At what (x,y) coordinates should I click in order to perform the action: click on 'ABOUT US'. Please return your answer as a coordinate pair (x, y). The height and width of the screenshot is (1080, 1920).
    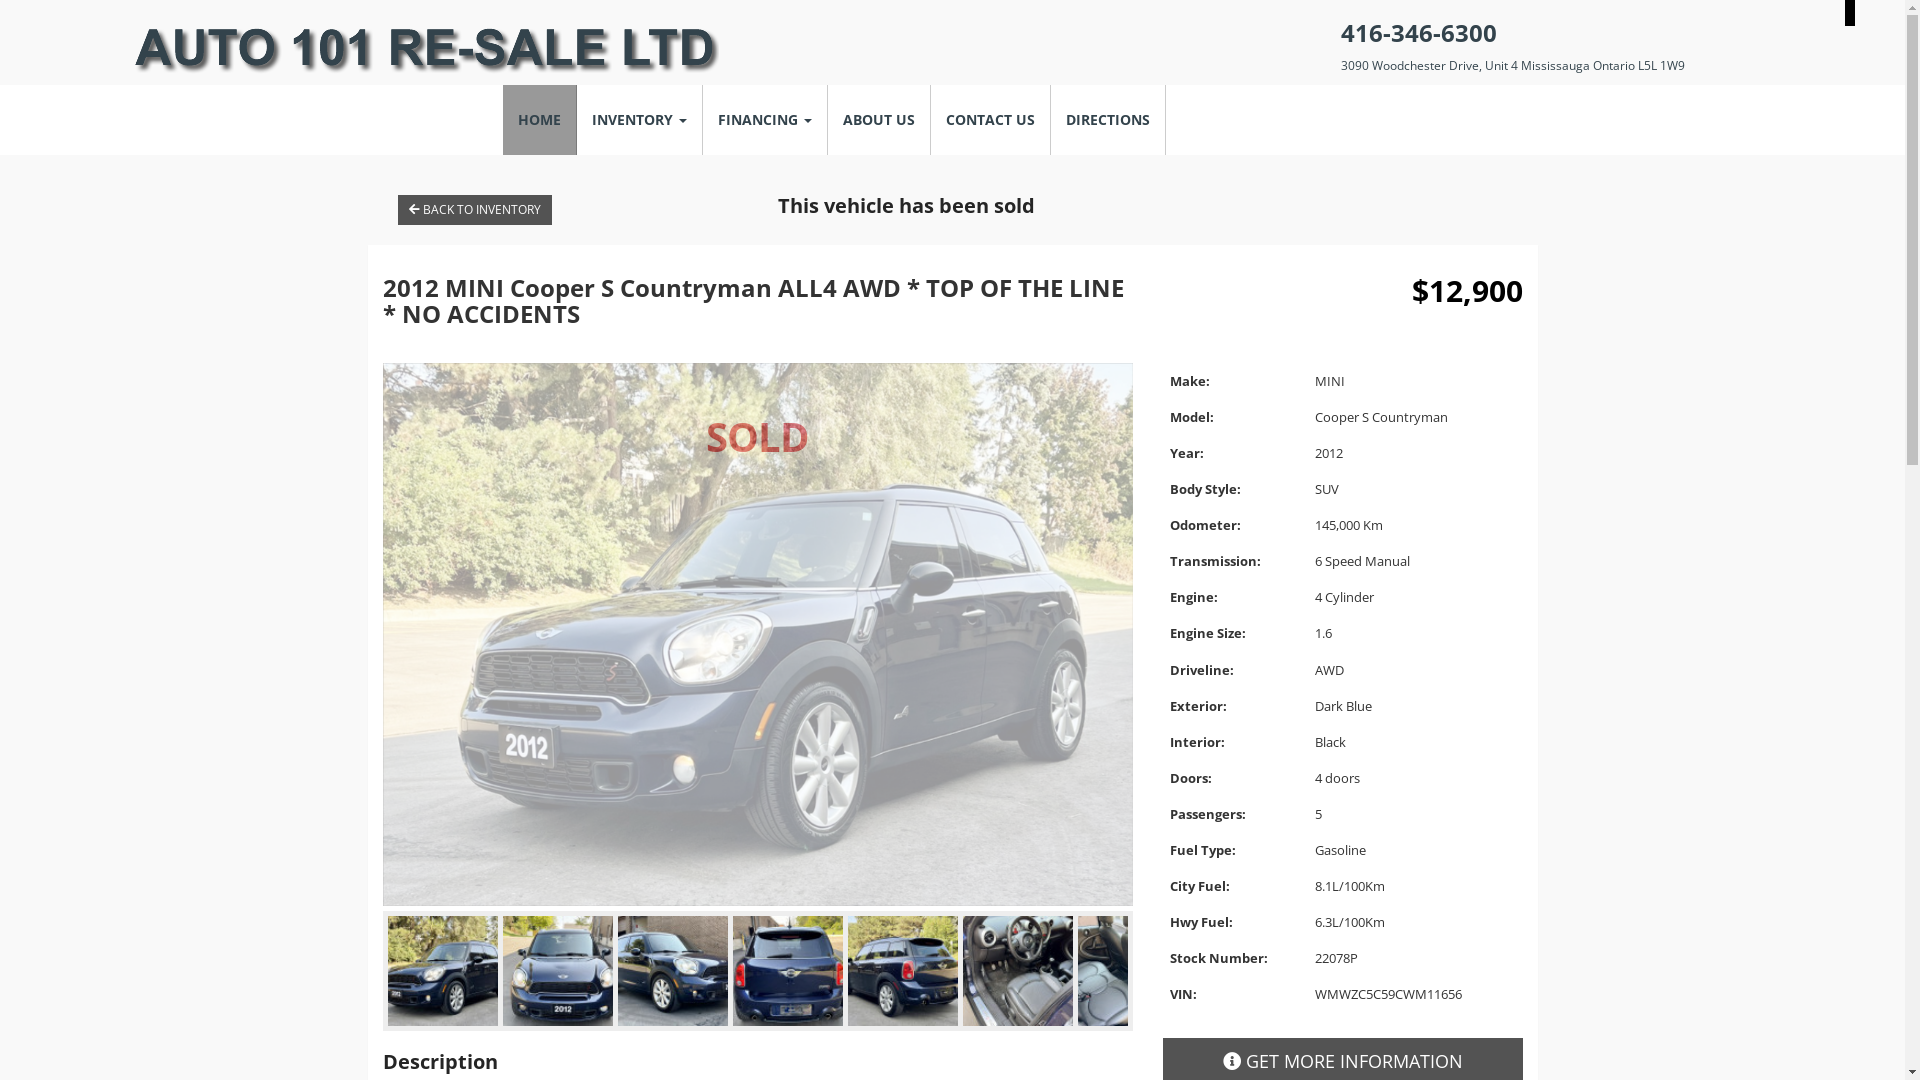
    Looking at the image, I should click on (879, 119).